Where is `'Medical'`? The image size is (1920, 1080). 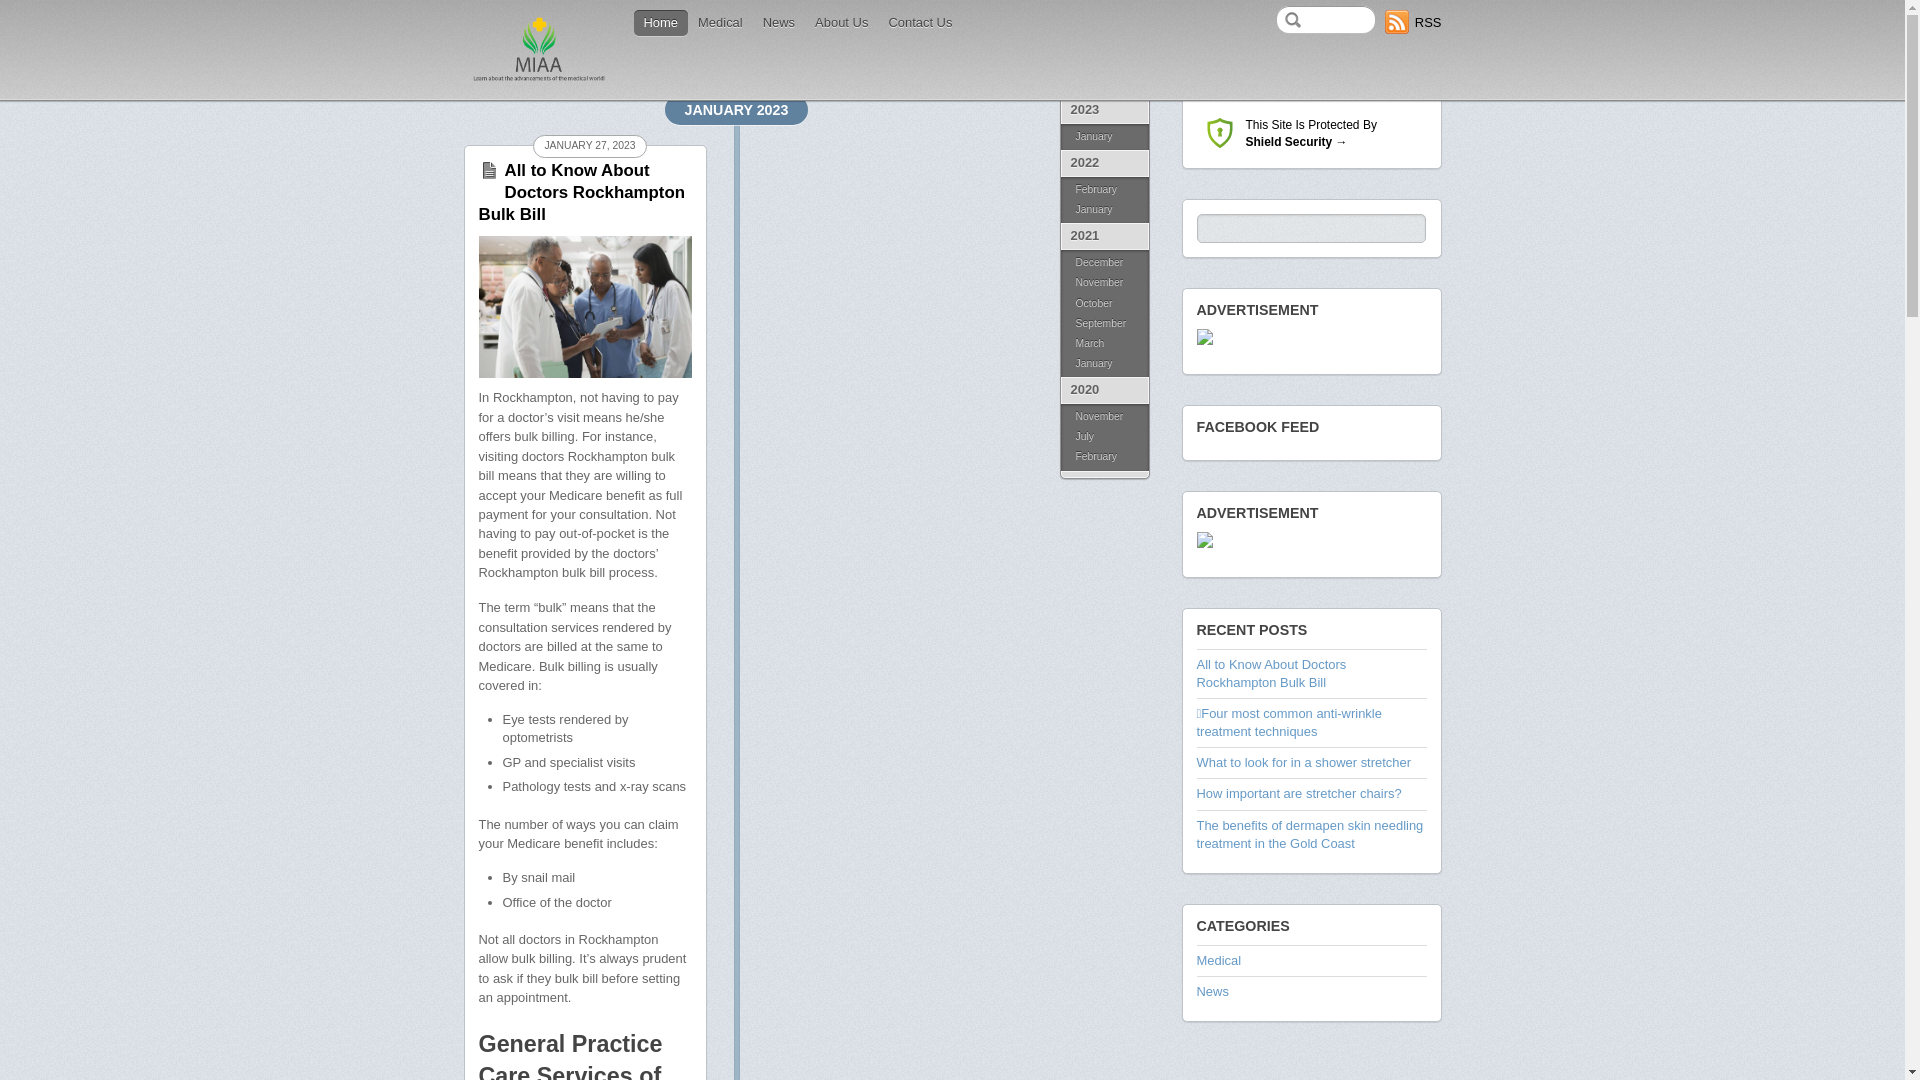 'Medical' is located at coordinates (1217, 959).